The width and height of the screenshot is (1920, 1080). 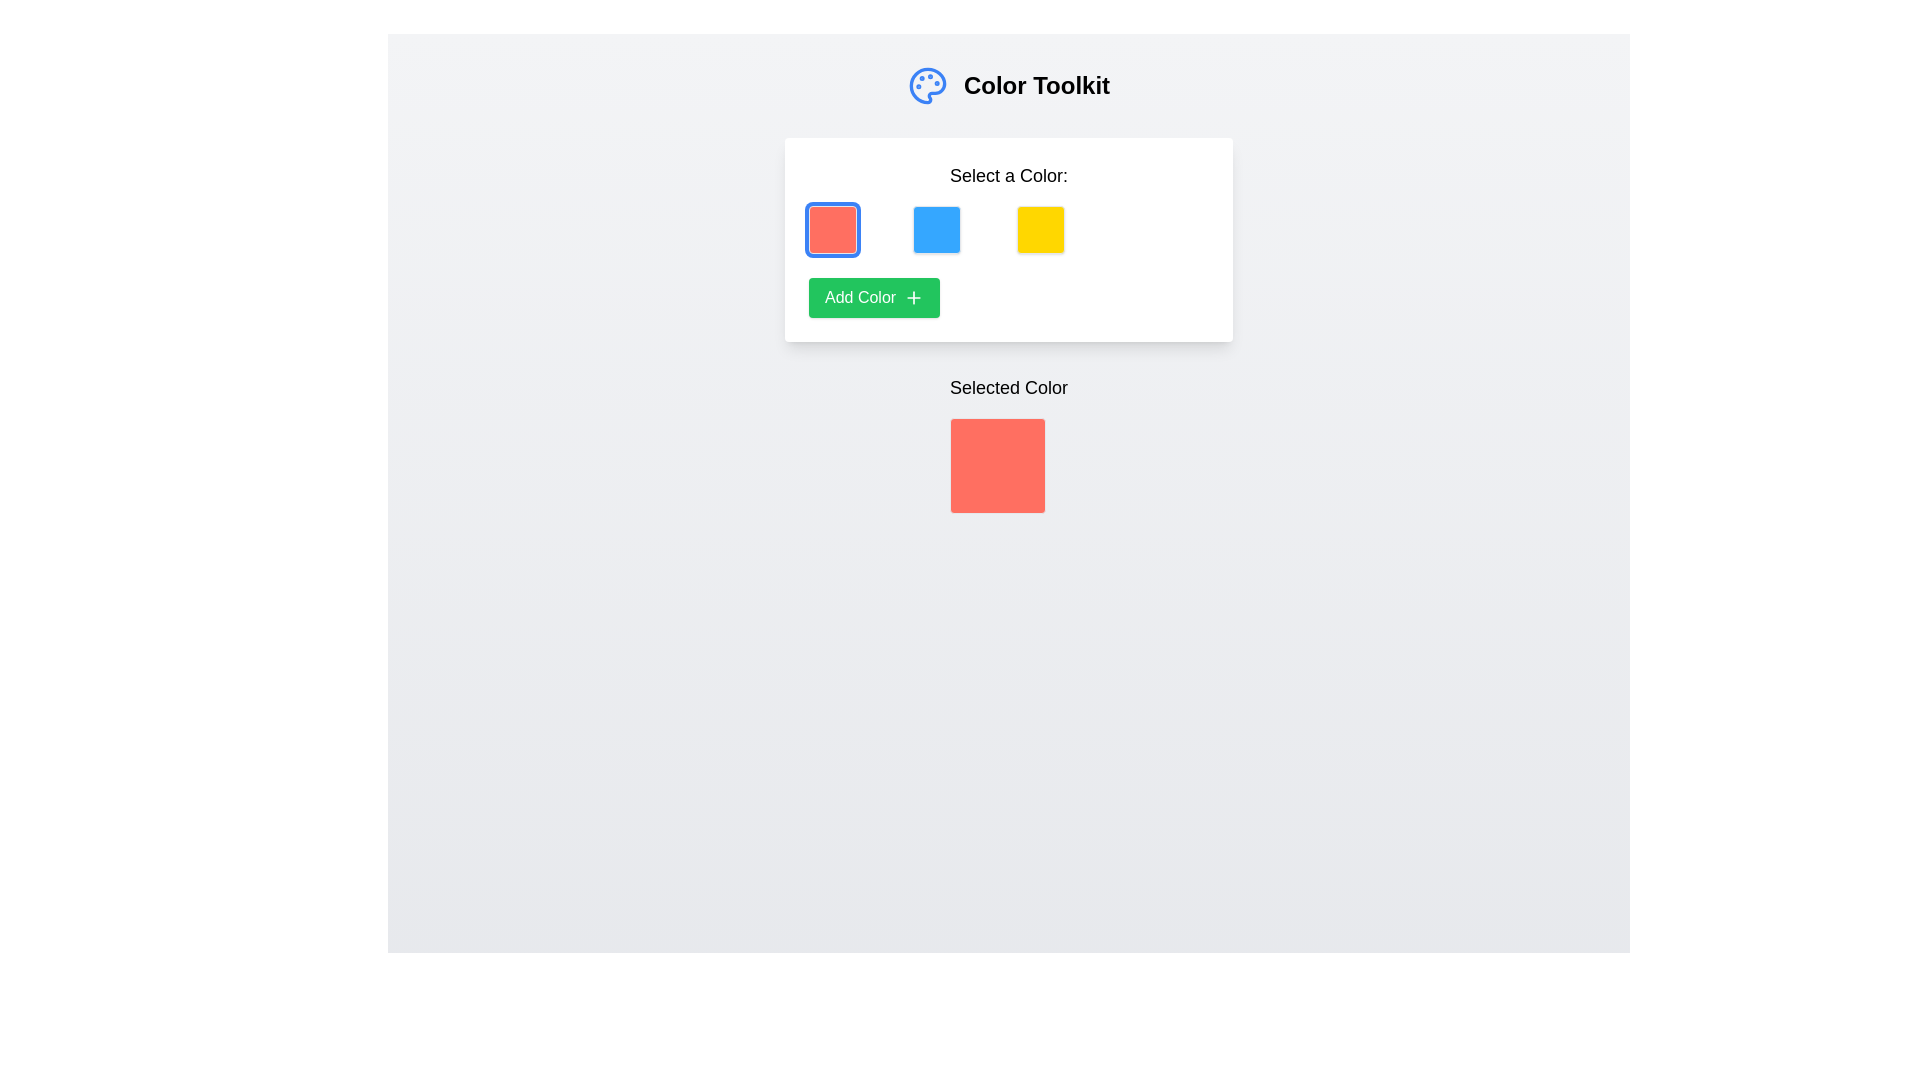 What do you see at coordinates (1040, 229) in the screenshot?
I see `the third color selection button, which allows the user` at bounding box center [1040, 229].